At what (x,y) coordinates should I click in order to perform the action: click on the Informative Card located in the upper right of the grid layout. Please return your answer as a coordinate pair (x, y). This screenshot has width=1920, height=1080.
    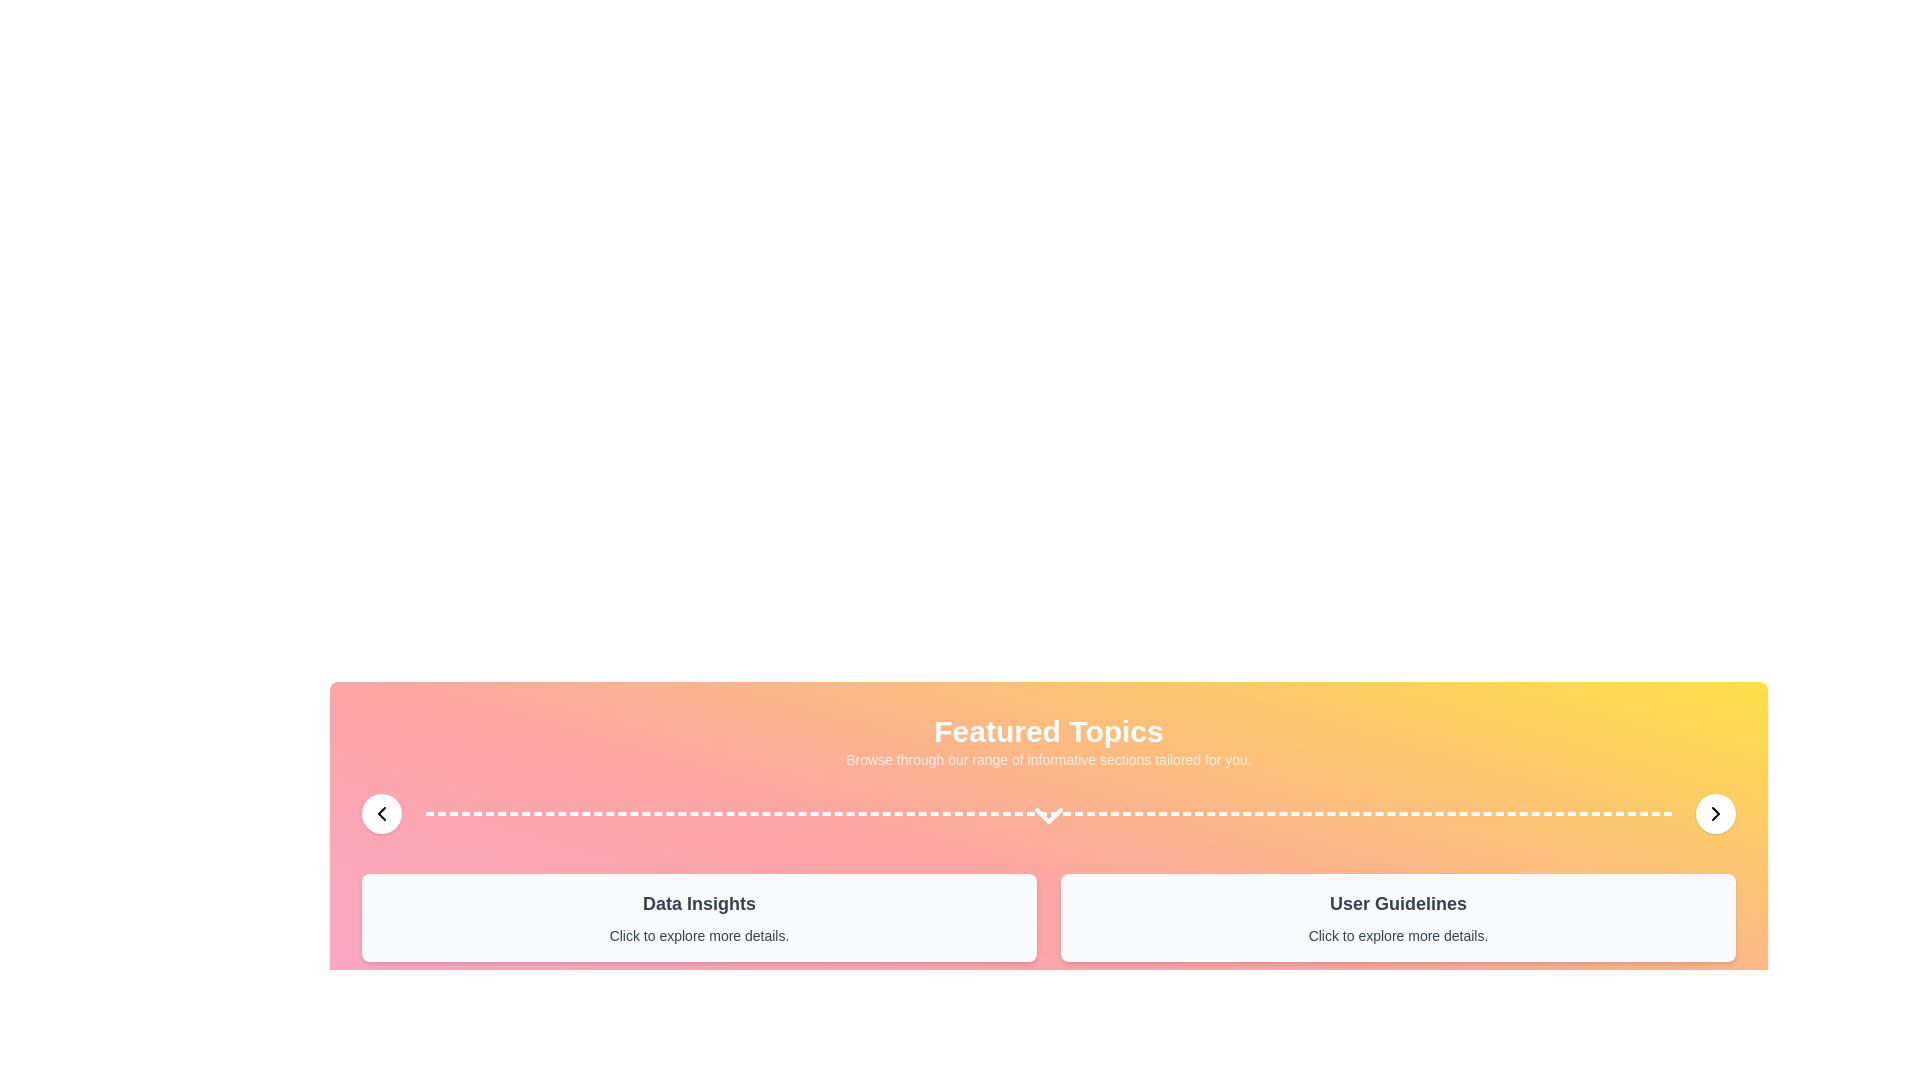
    Looking at the image, I should click on (1397, 918).